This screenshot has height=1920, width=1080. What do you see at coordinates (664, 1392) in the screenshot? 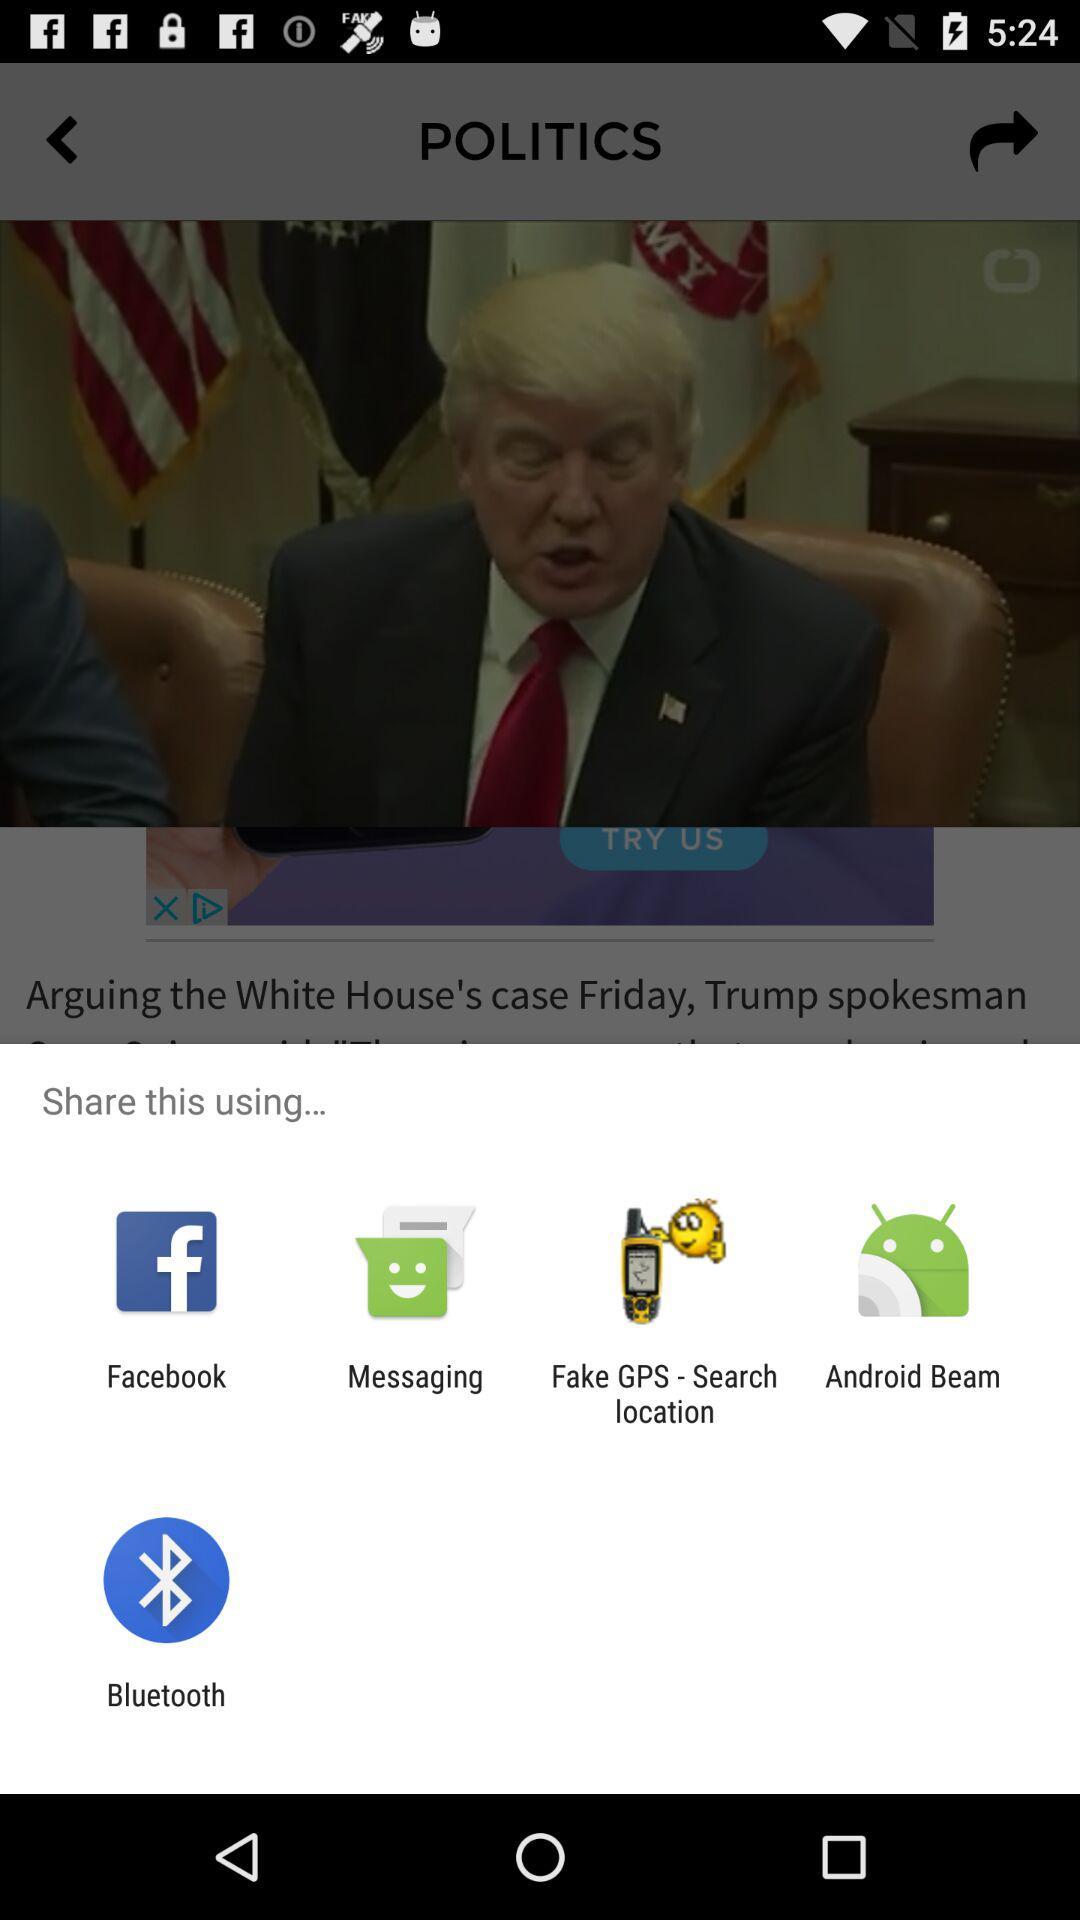
I see `app to the left of android beam app` at bounding box center [664, 1392].